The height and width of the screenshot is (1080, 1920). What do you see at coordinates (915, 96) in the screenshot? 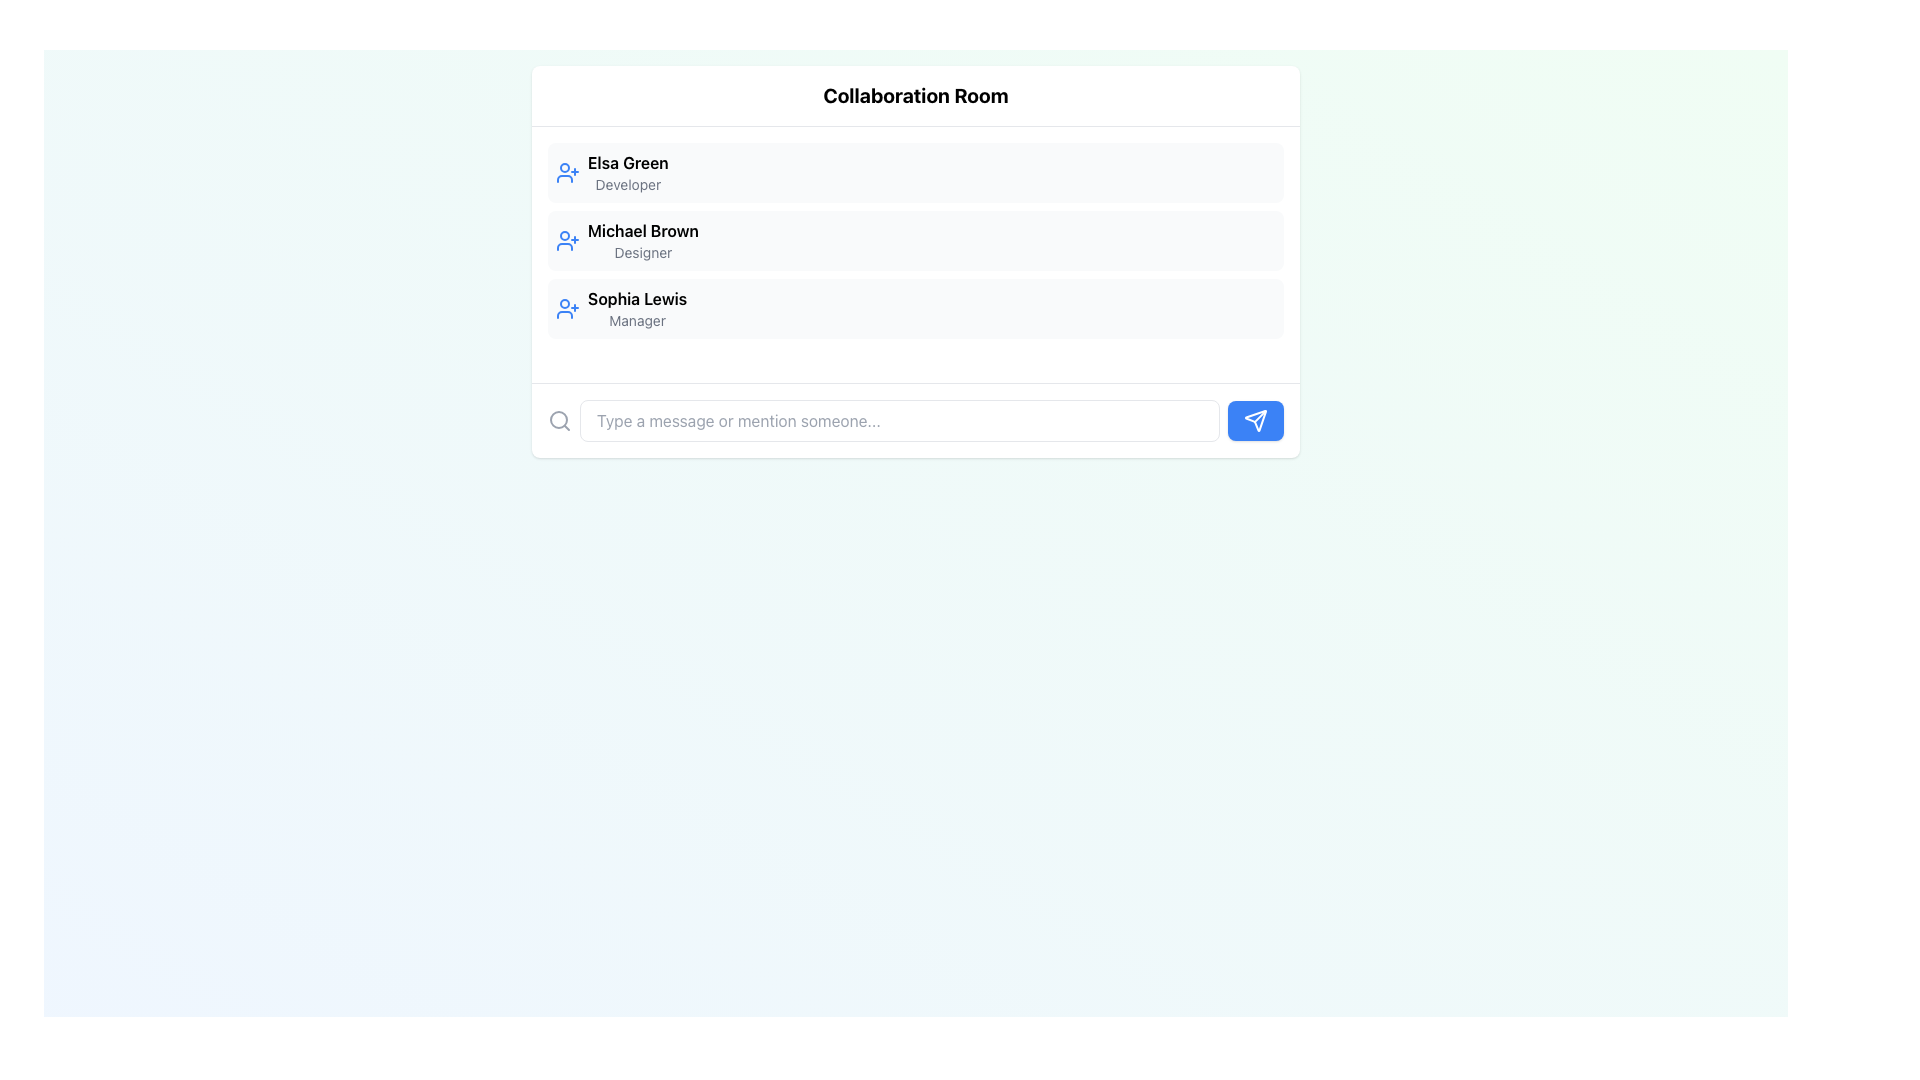
I see `text from the bold label titled 'Collaboration Room' located at the top-center of the card element` at bounding box center [915, 96].